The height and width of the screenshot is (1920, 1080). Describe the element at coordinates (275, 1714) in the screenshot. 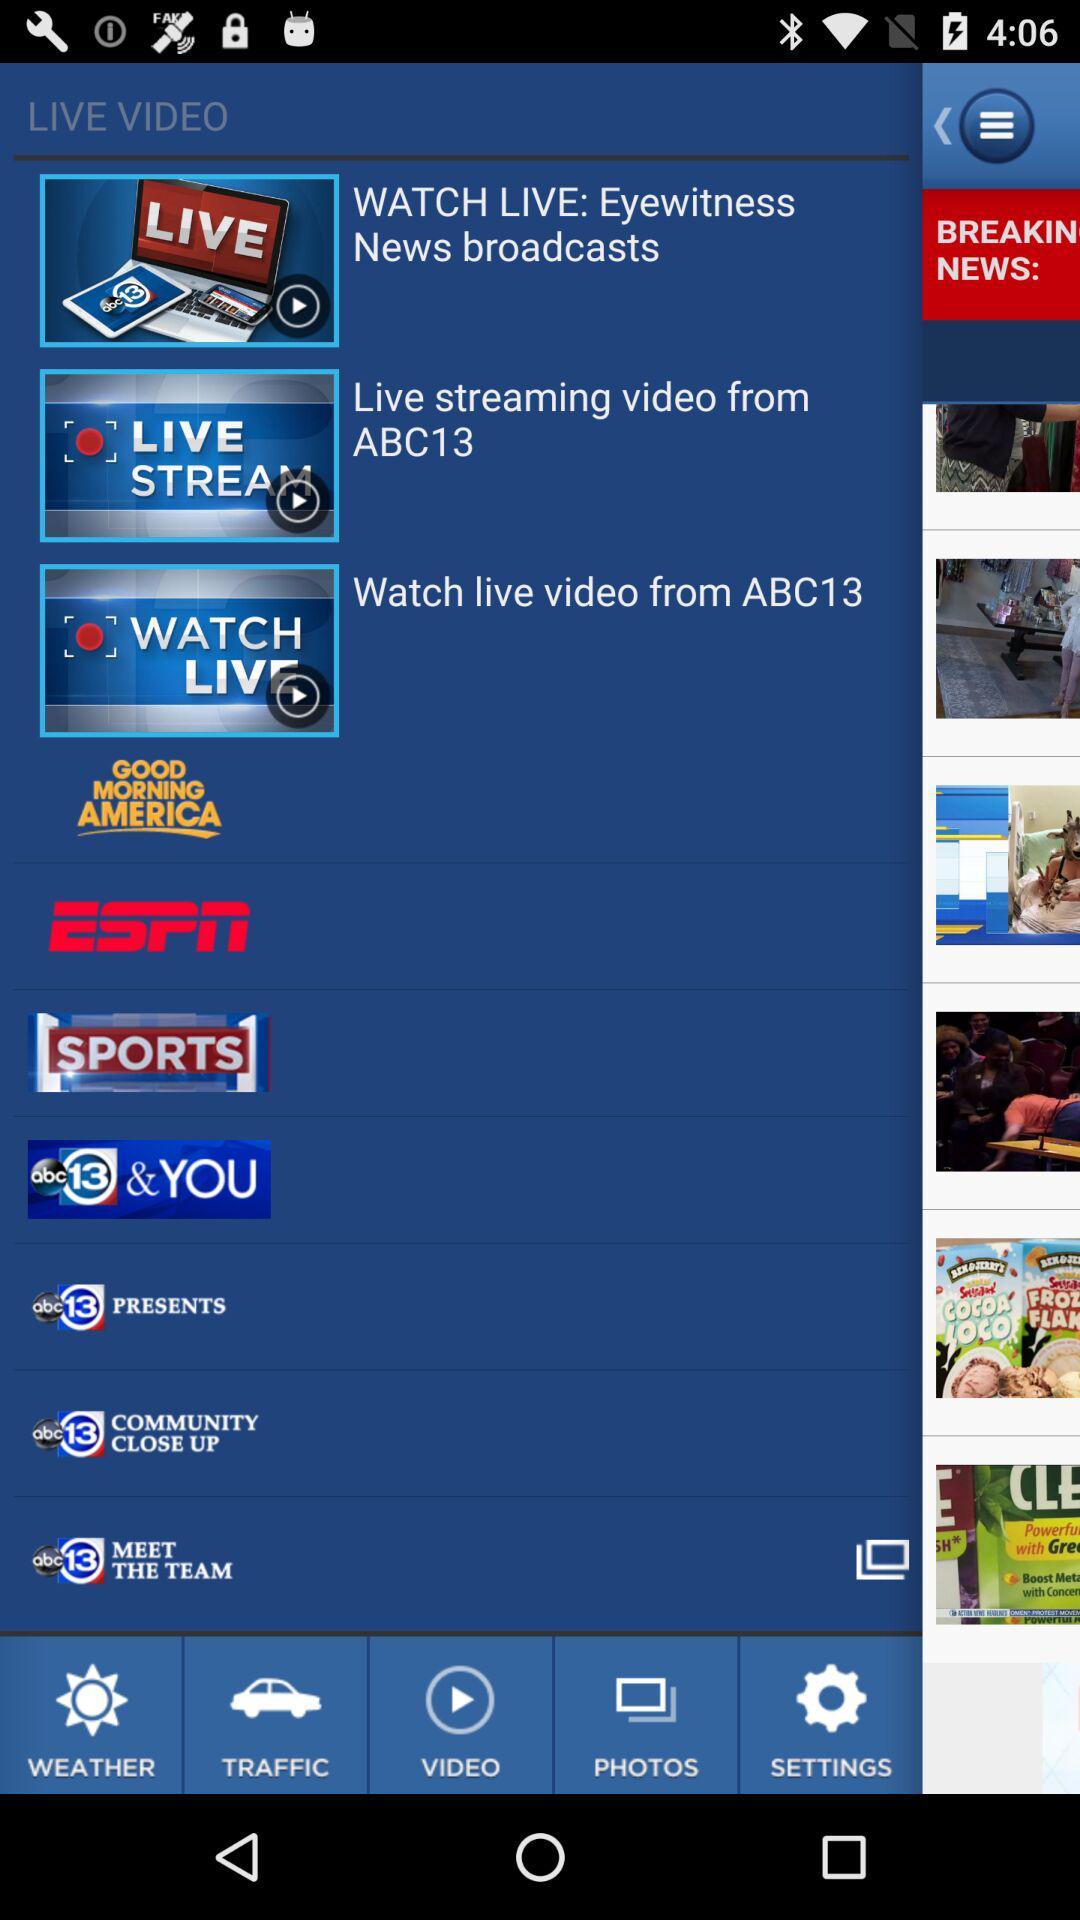

I see `traffic news` at that location.